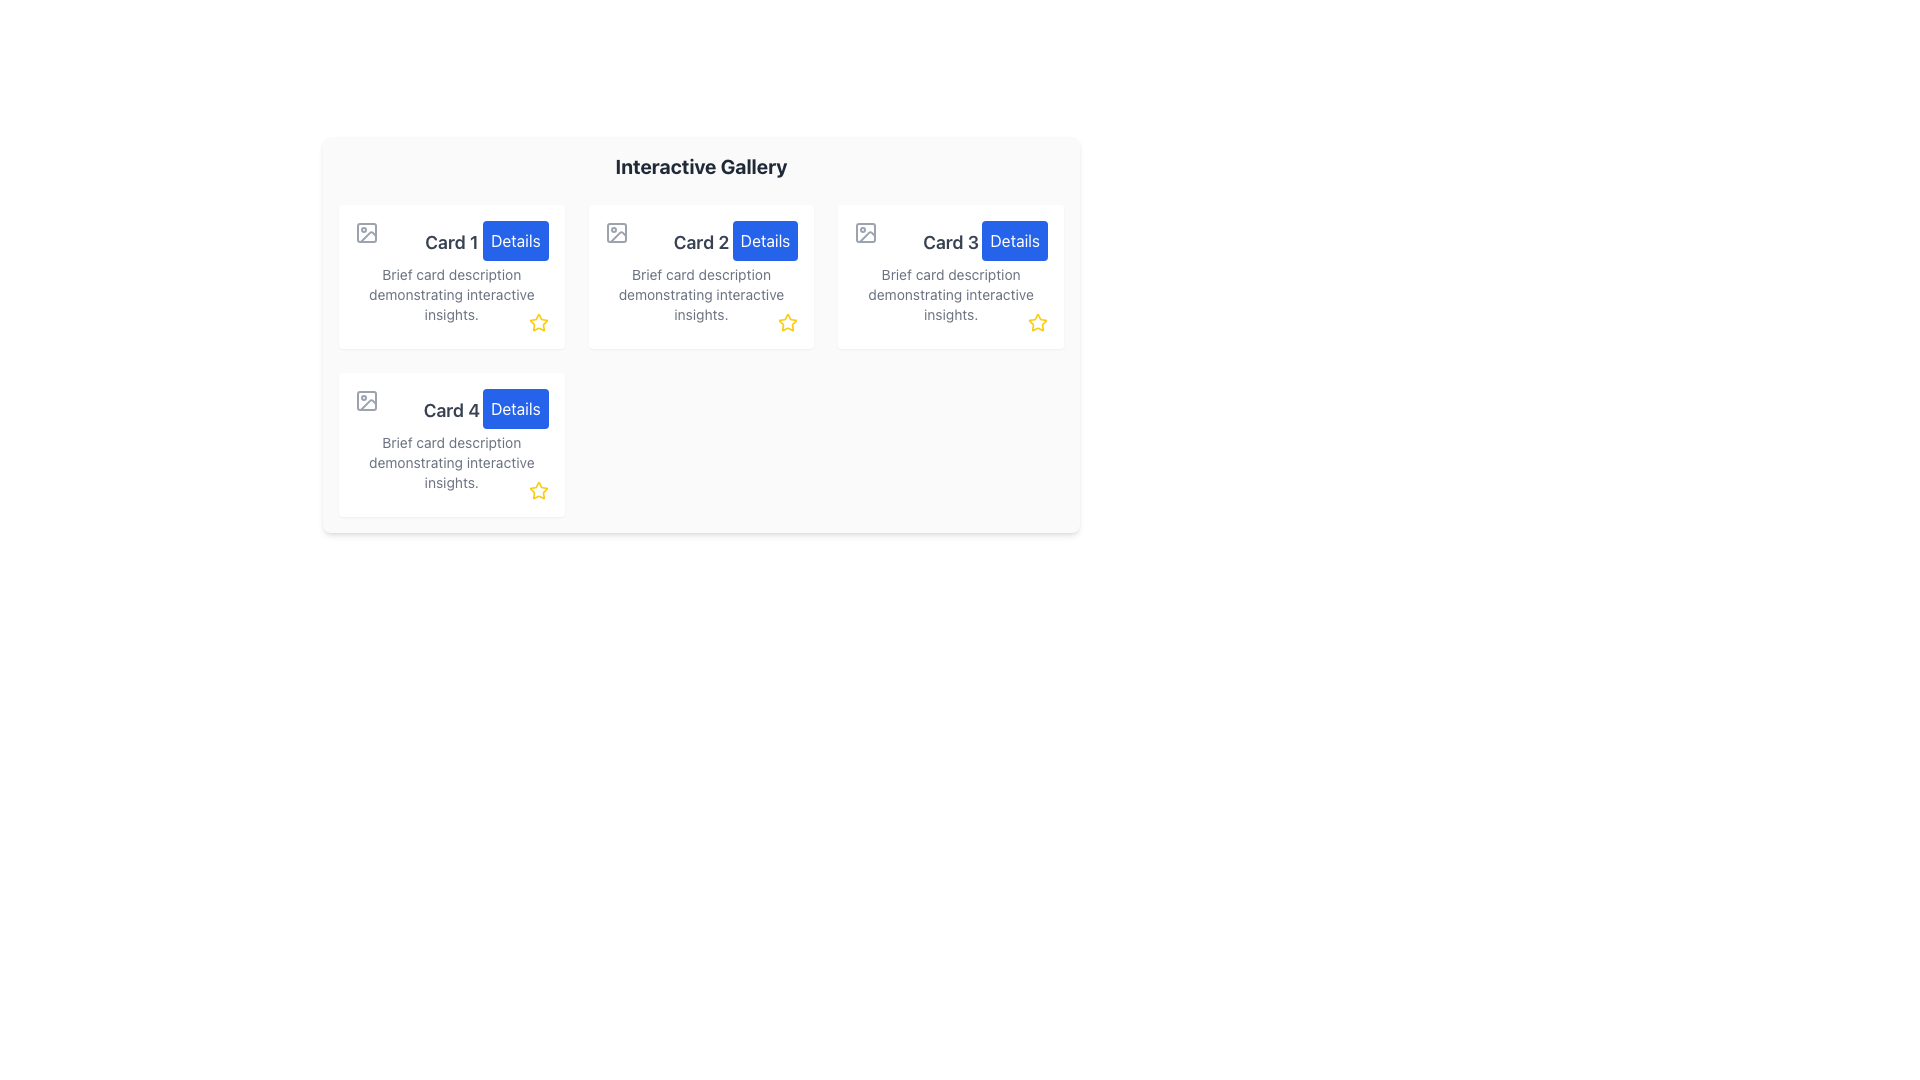 This screenshot has height=1080, width=1920. I want to click on the text label that serves as the heading or title for the second card in the first row of the card grid layout, so click(701, 242).